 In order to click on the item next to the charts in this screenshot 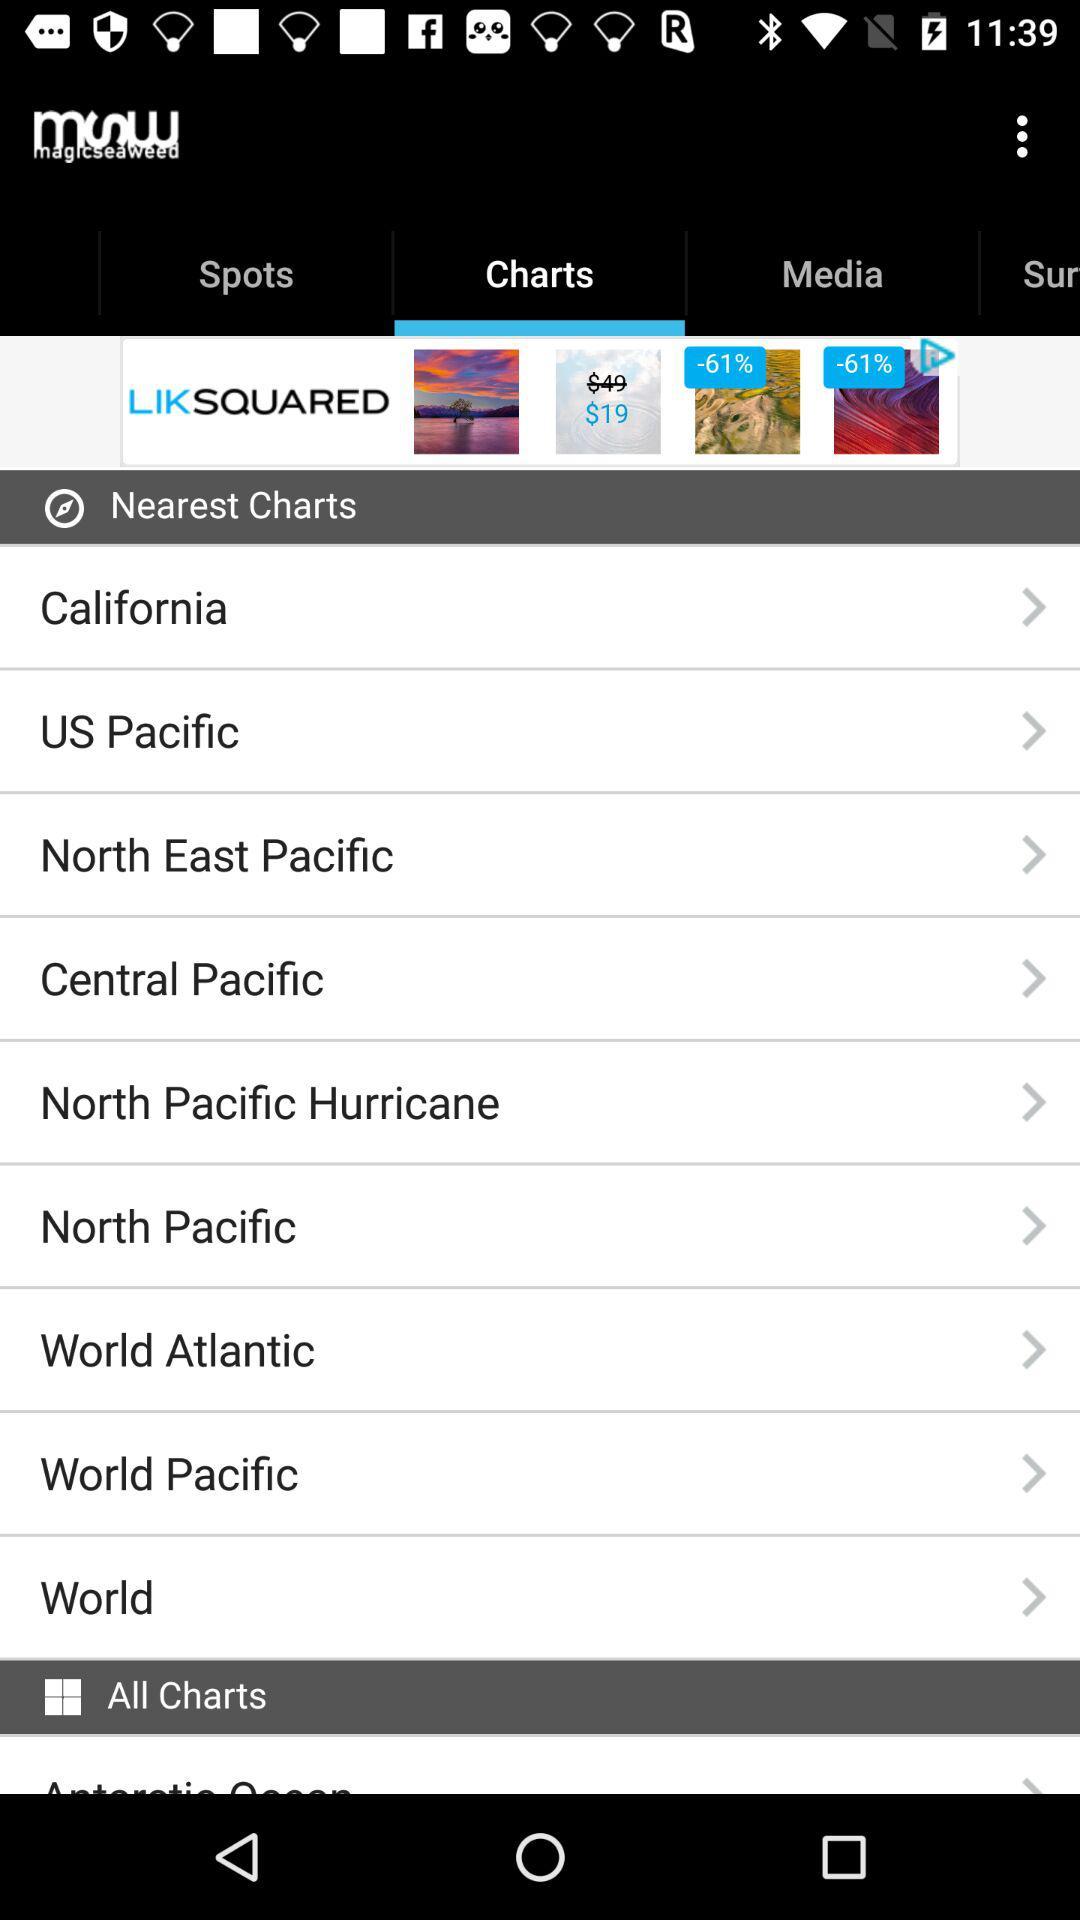, I will do `click(106, 135)`.